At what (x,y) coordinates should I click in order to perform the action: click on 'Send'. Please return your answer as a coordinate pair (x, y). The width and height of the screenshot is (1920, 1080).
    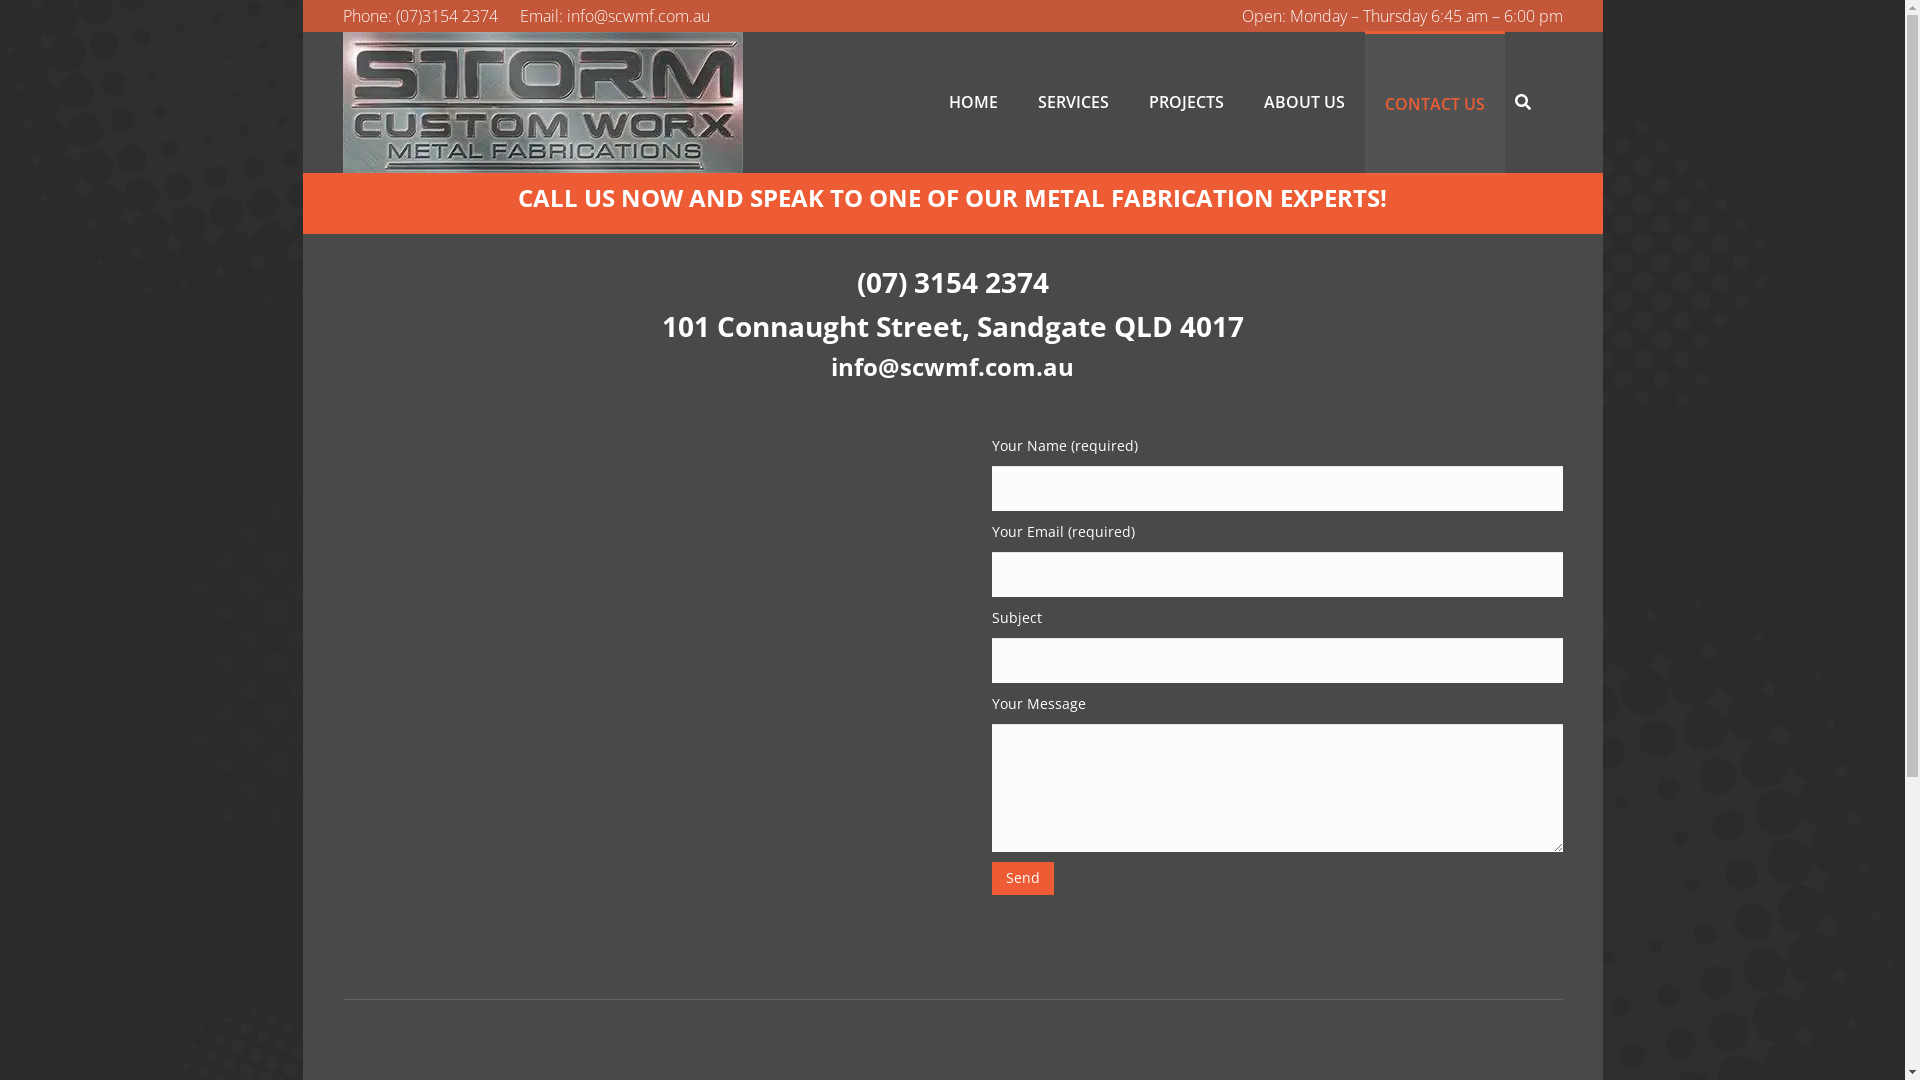
    Looking at the image, I should click on (992, 877).